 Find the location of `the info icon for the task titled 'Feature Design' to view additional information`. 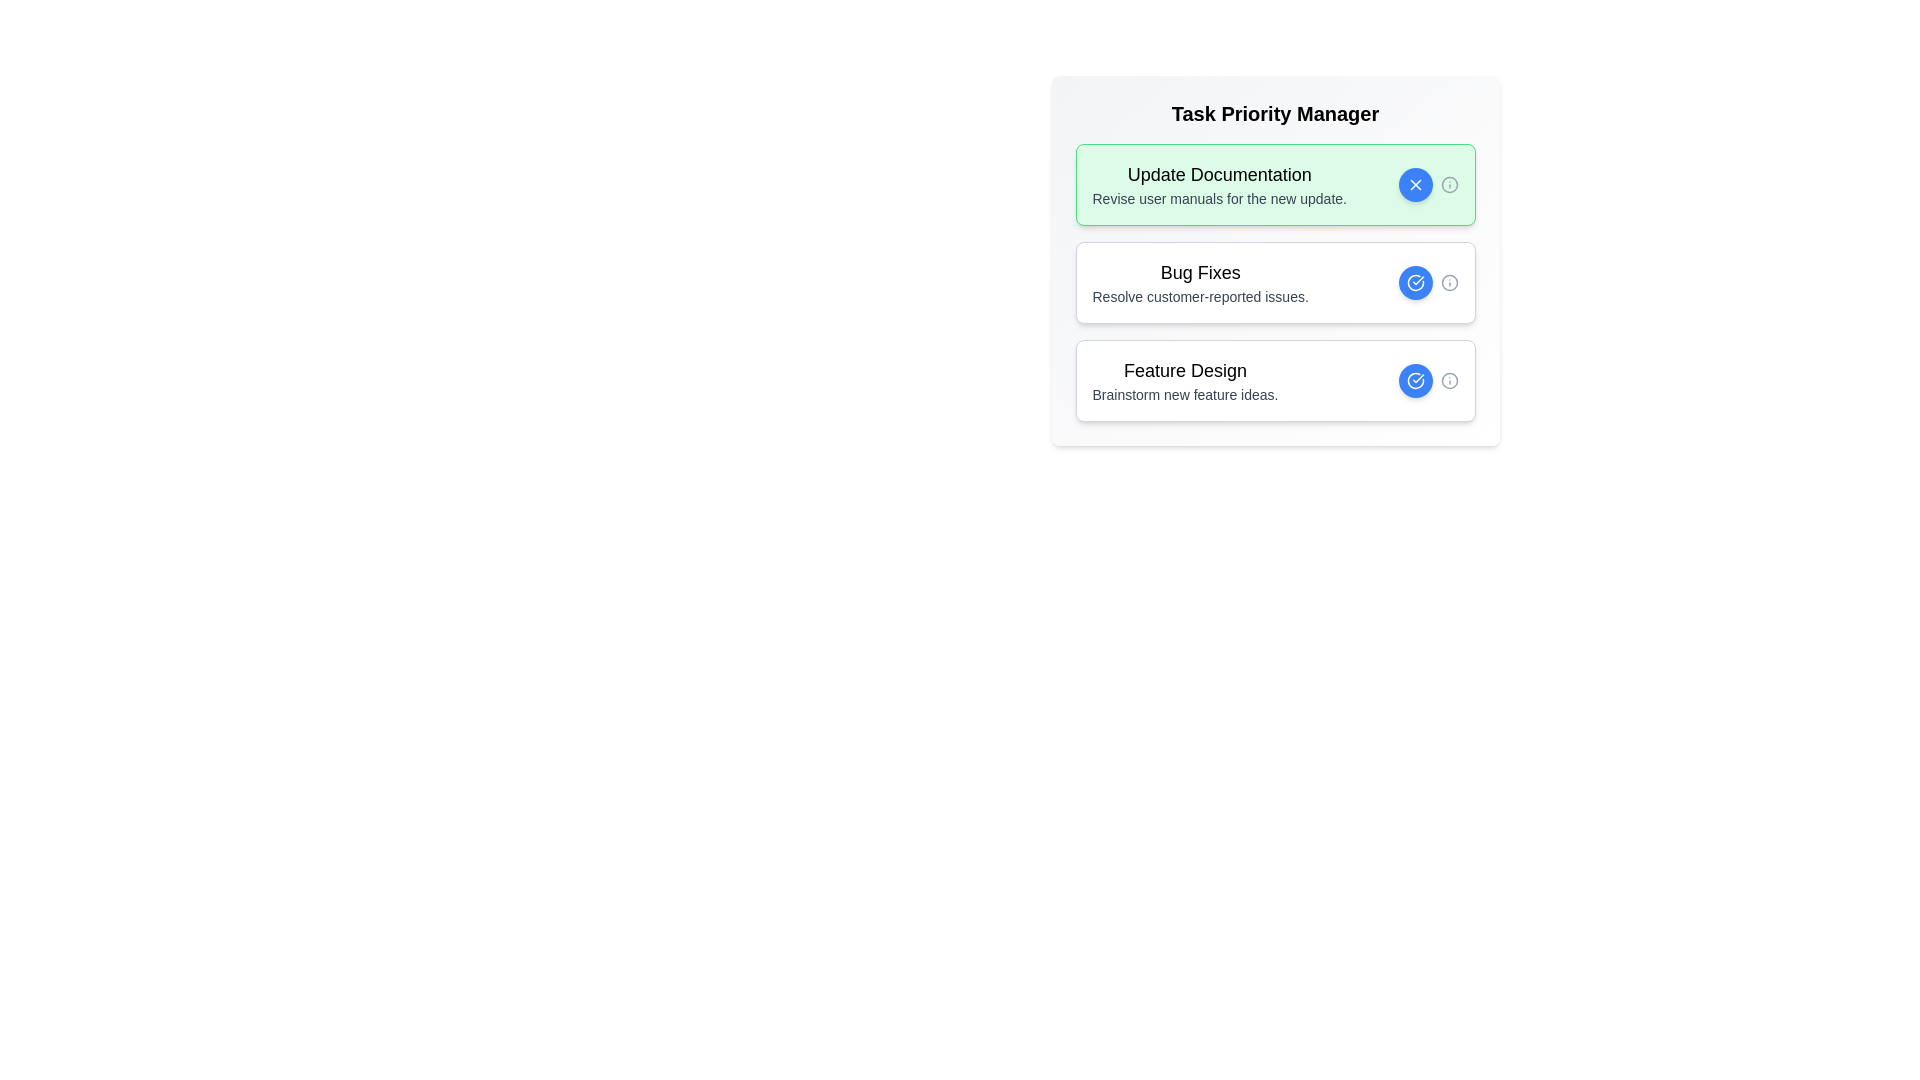

the info icon for the task titled 'Feature Design' to view additional information is located at coordinates (1449, 381).